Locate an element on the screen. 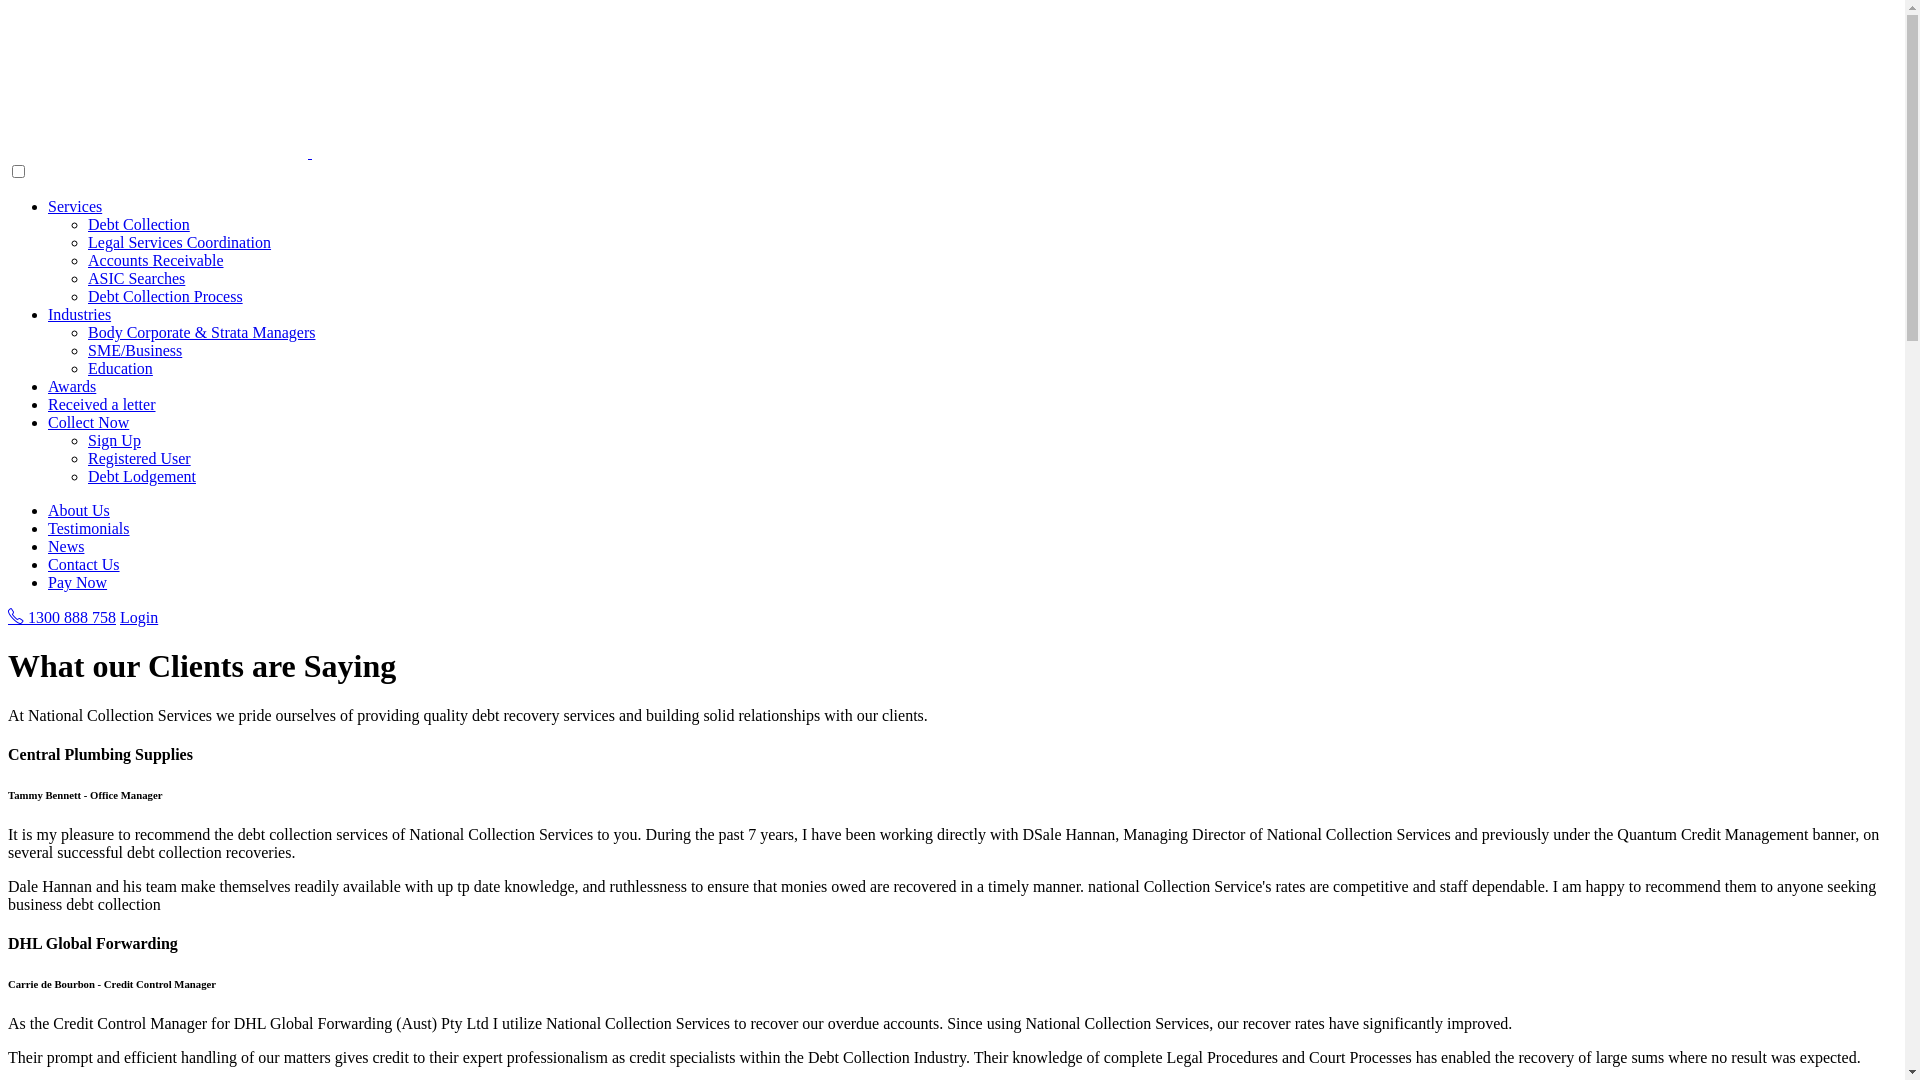  'News' is located at coordinates (66, 546).